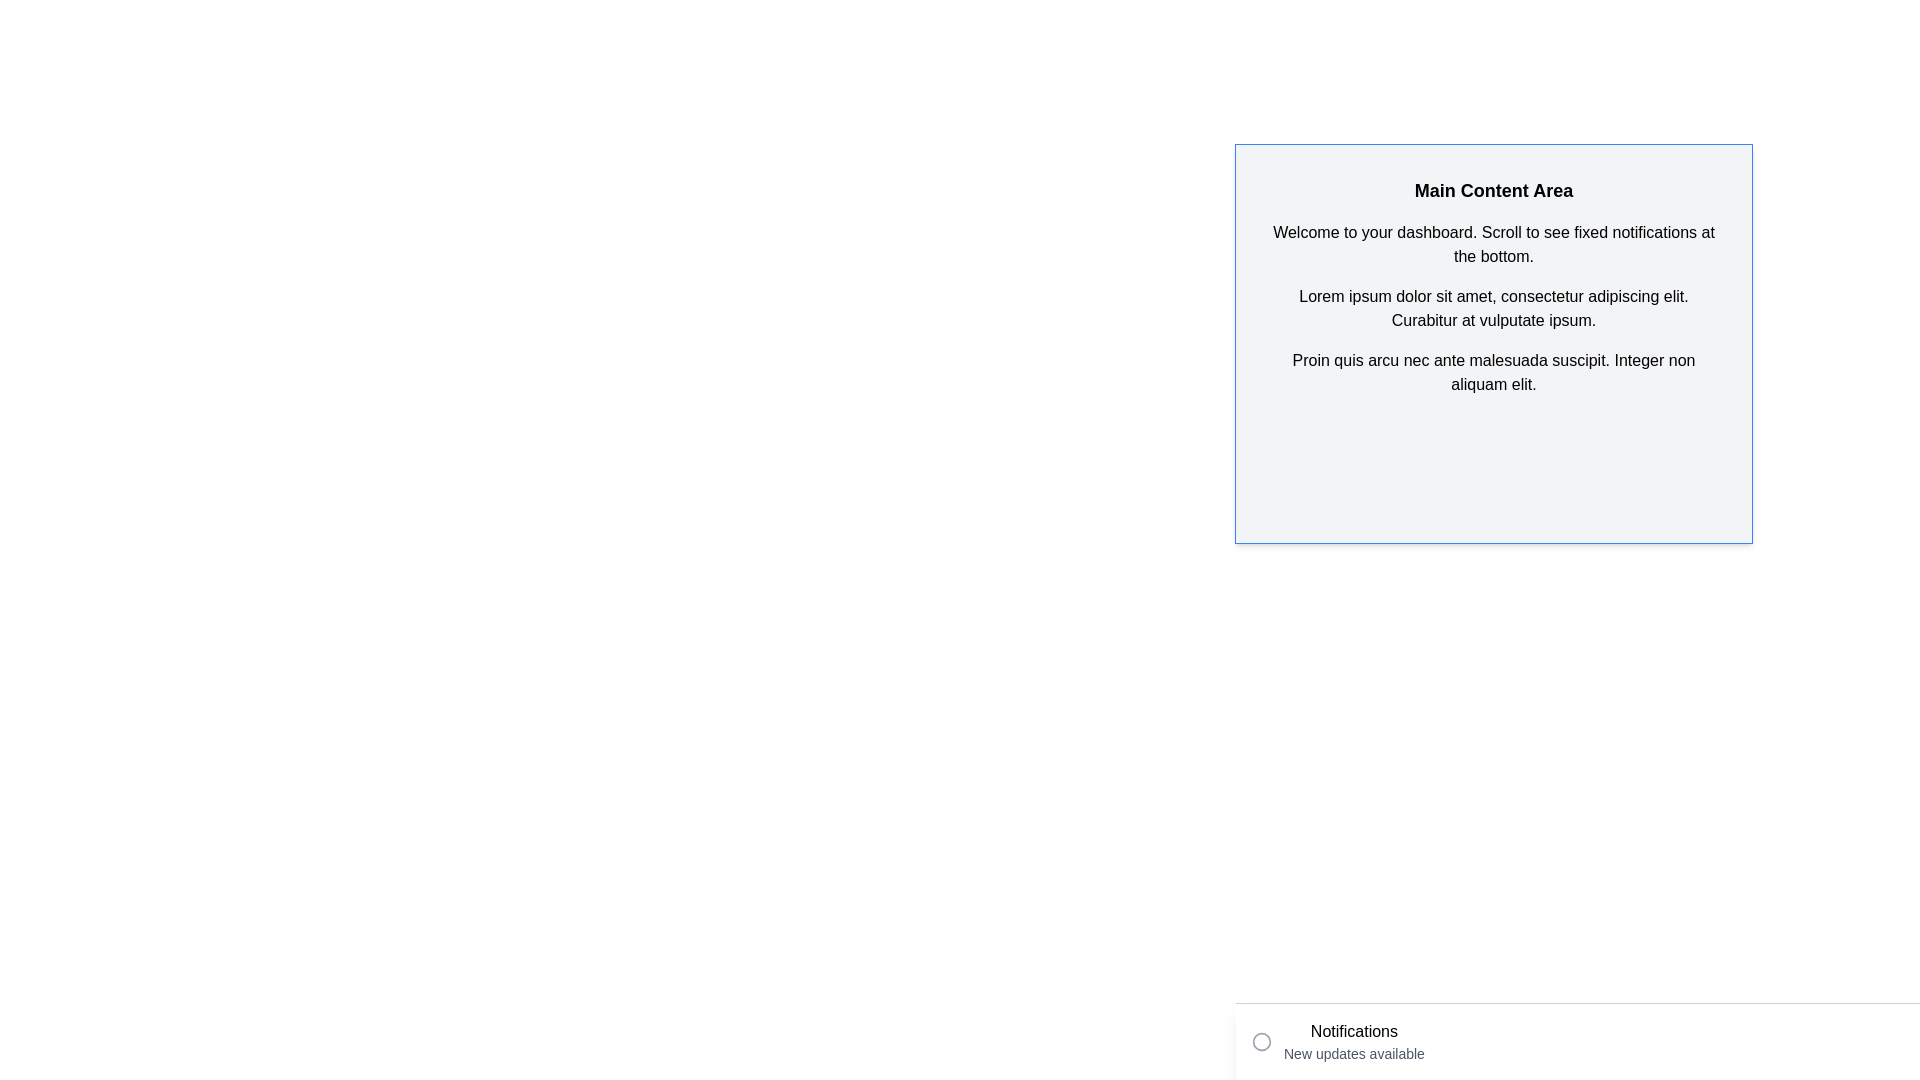  What do you see at coordinates (1493, 191) in the screenshot?
I see `the title 'Main Content Area', which is styled with bold and large font and is positioned at the top of the section above the paragraph about the dashboard` at bounding box center [1493, 191].